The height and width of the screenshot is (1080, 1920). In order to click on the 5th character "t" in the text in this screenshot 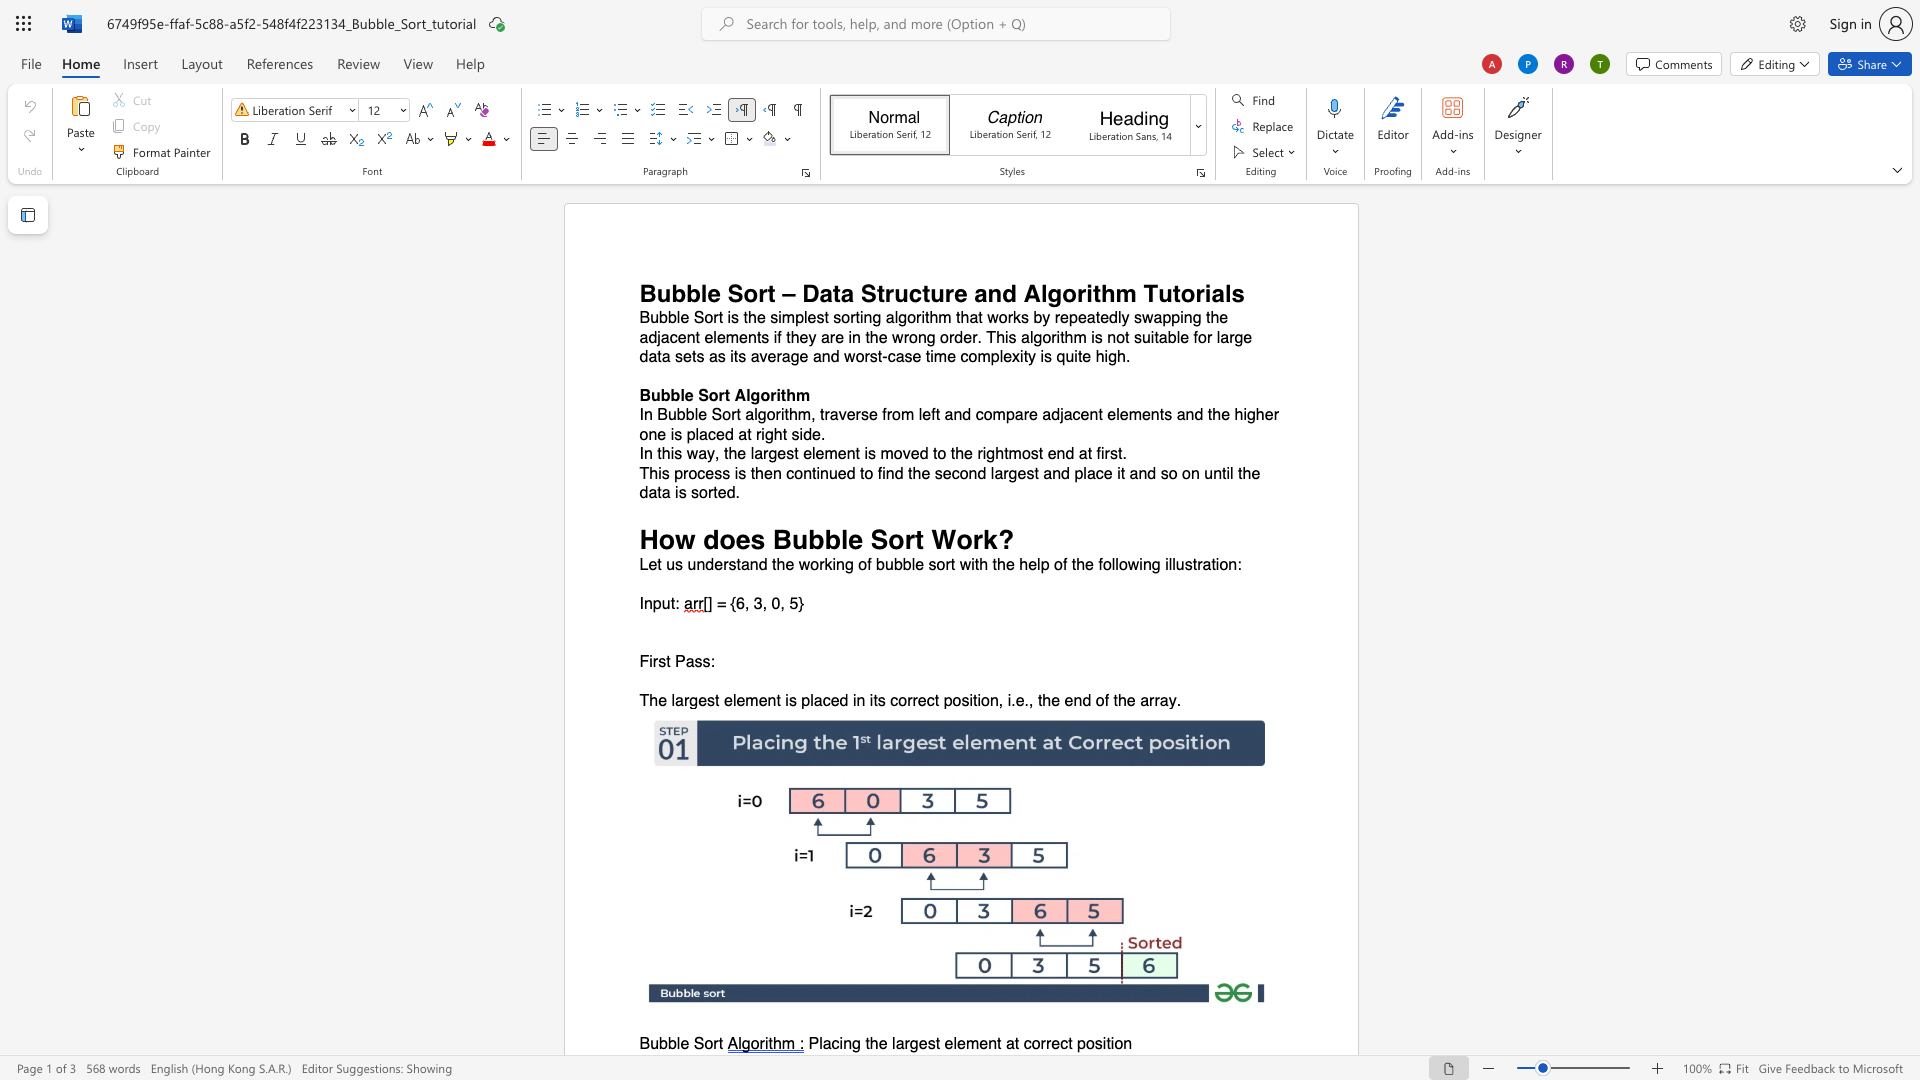, I will do `click(1099, 414)`.